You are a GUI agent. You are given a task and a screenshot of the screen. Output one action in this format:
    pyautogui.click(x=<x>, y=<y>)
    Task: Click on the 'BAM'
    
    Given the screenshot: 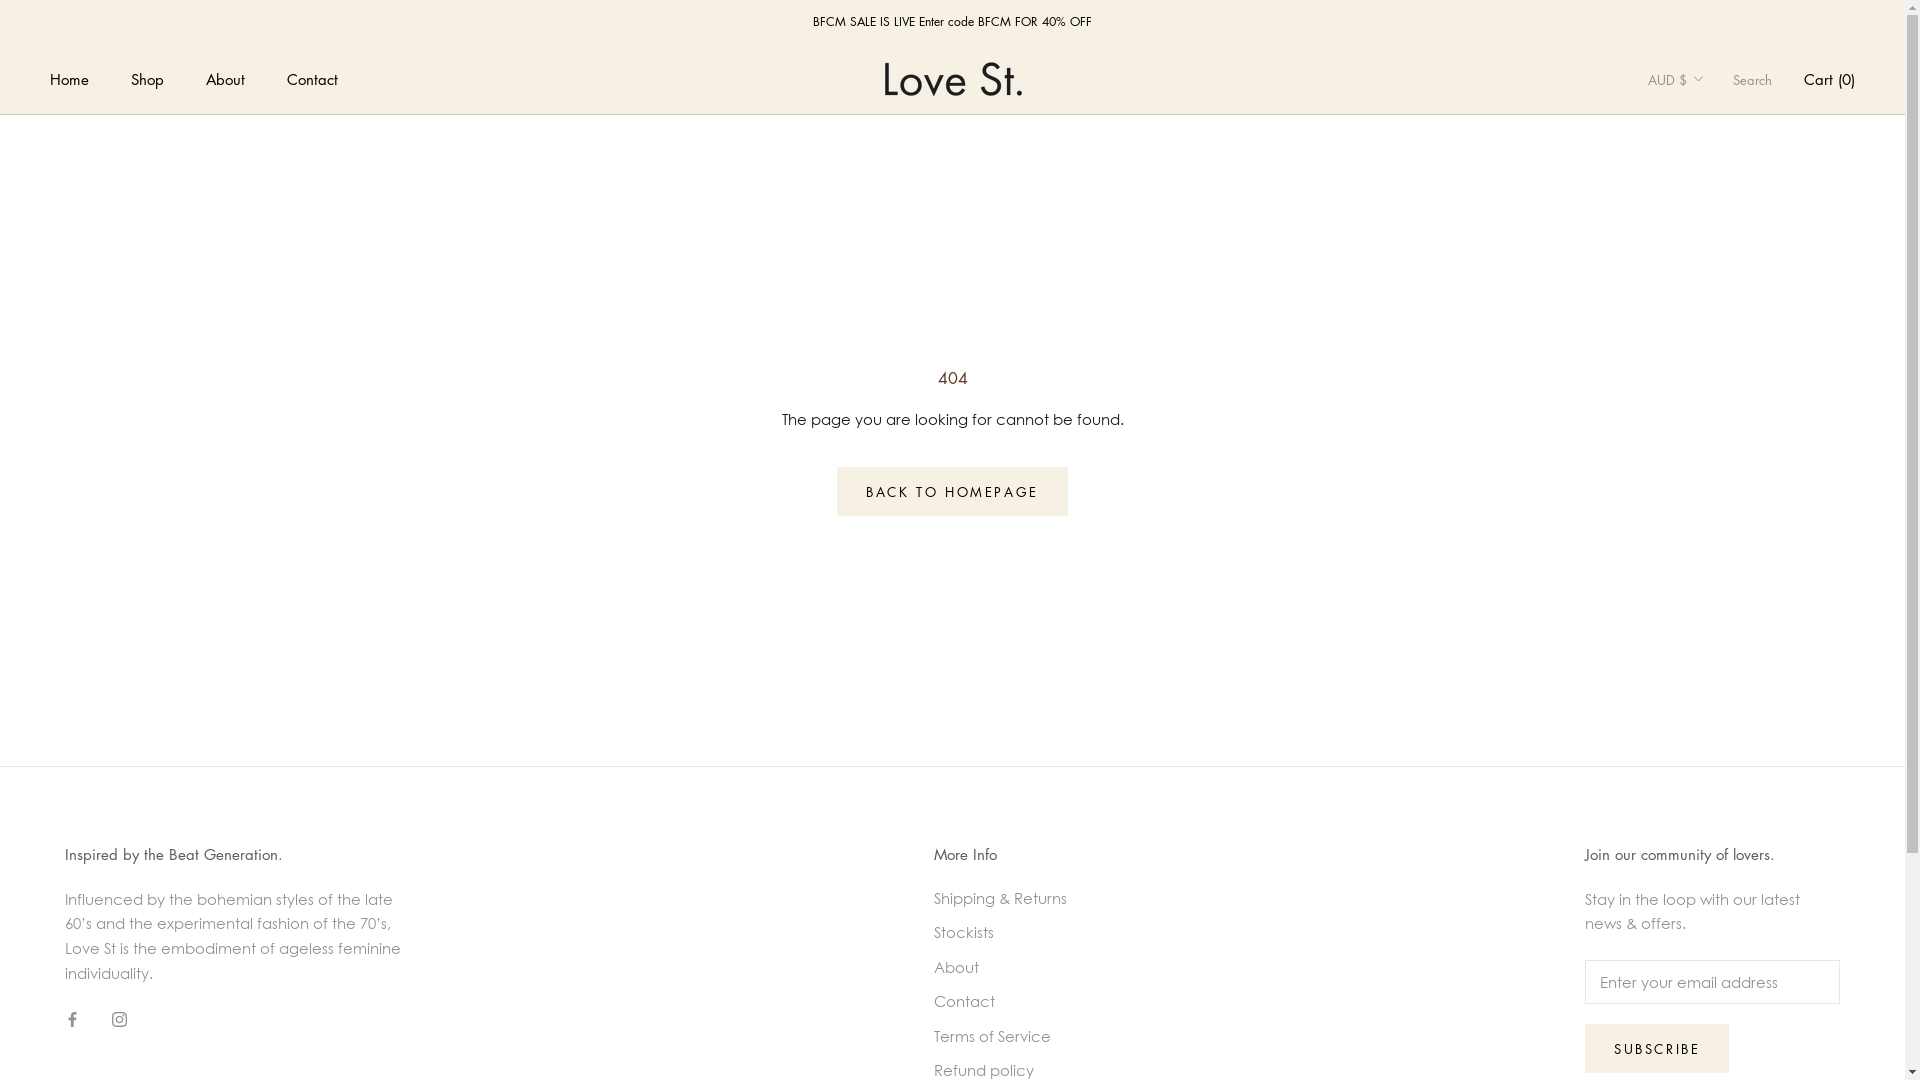 What is the action you would take?
    pyautogui.click(x=1707, y=377)
    